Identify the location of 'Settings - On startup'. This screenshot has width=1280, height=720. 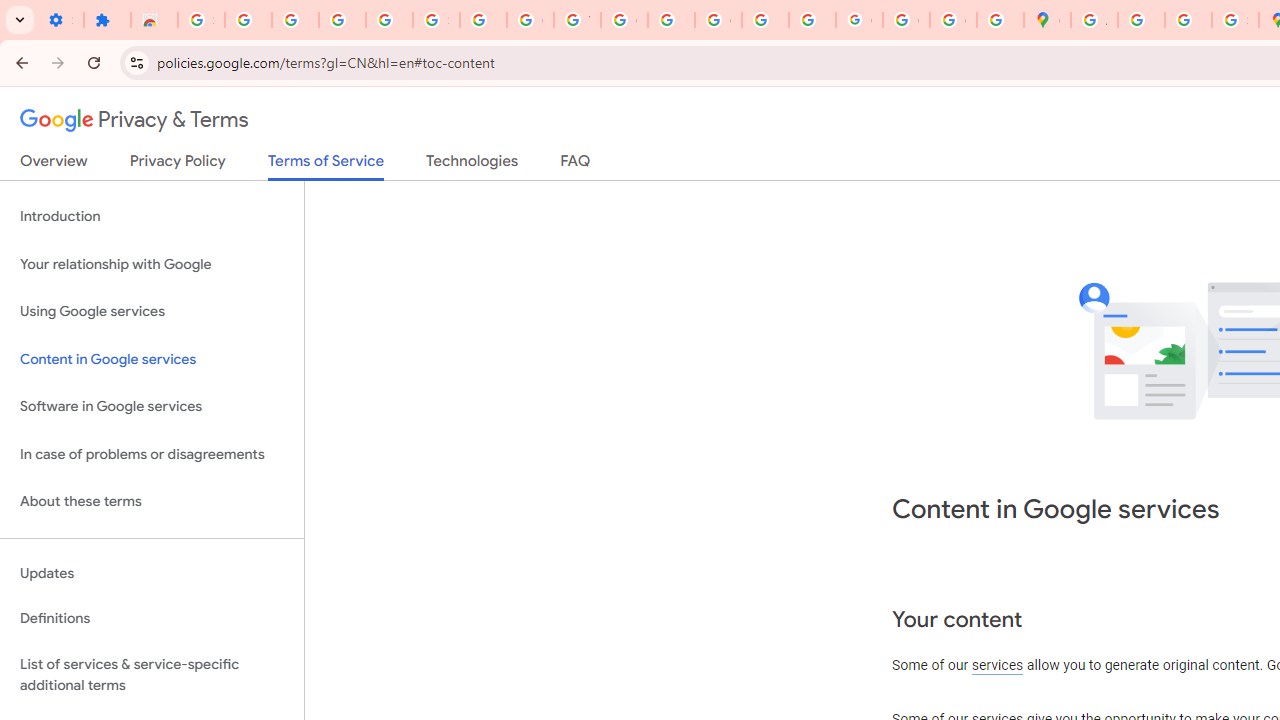
(60, 20).